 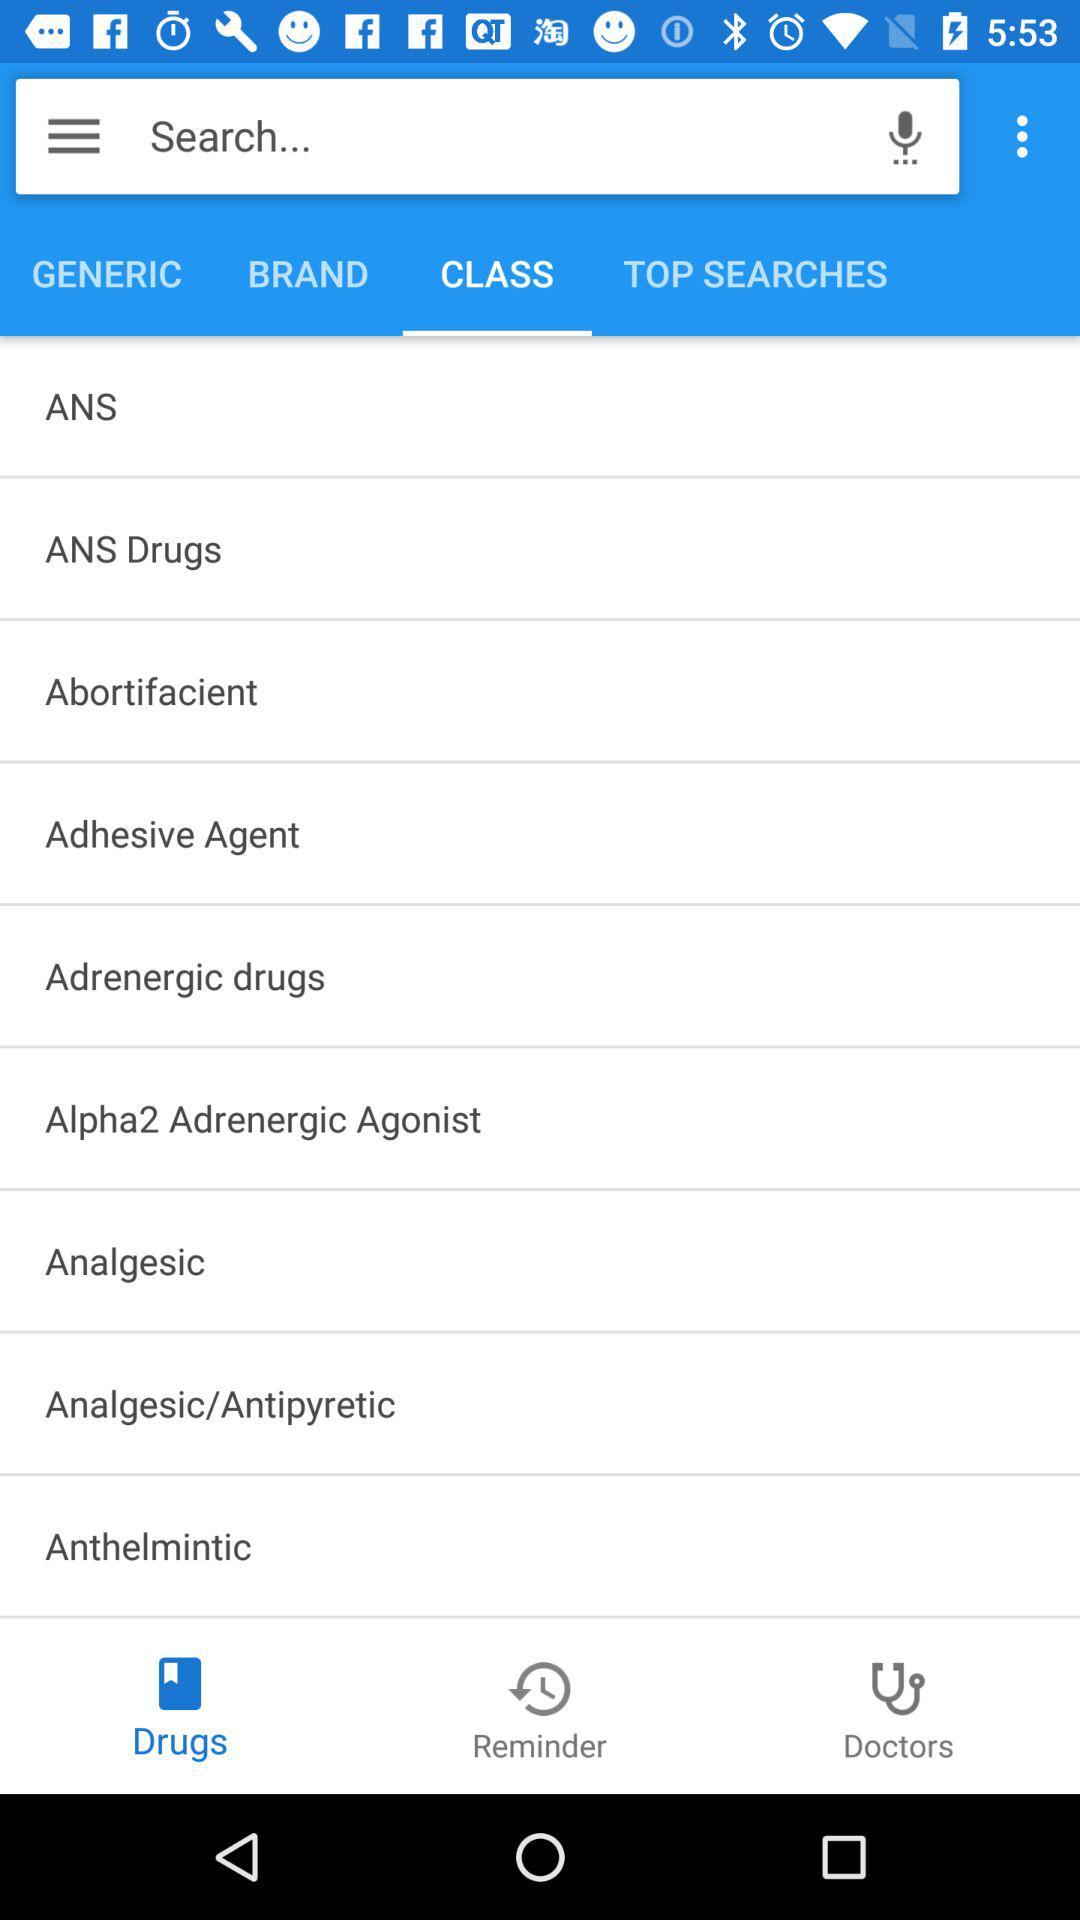 What do you see at coordinates (540, 1402) in the screenshot?
I see `the analgesic/antipyretic icon` at bounding box center [540, 1402].